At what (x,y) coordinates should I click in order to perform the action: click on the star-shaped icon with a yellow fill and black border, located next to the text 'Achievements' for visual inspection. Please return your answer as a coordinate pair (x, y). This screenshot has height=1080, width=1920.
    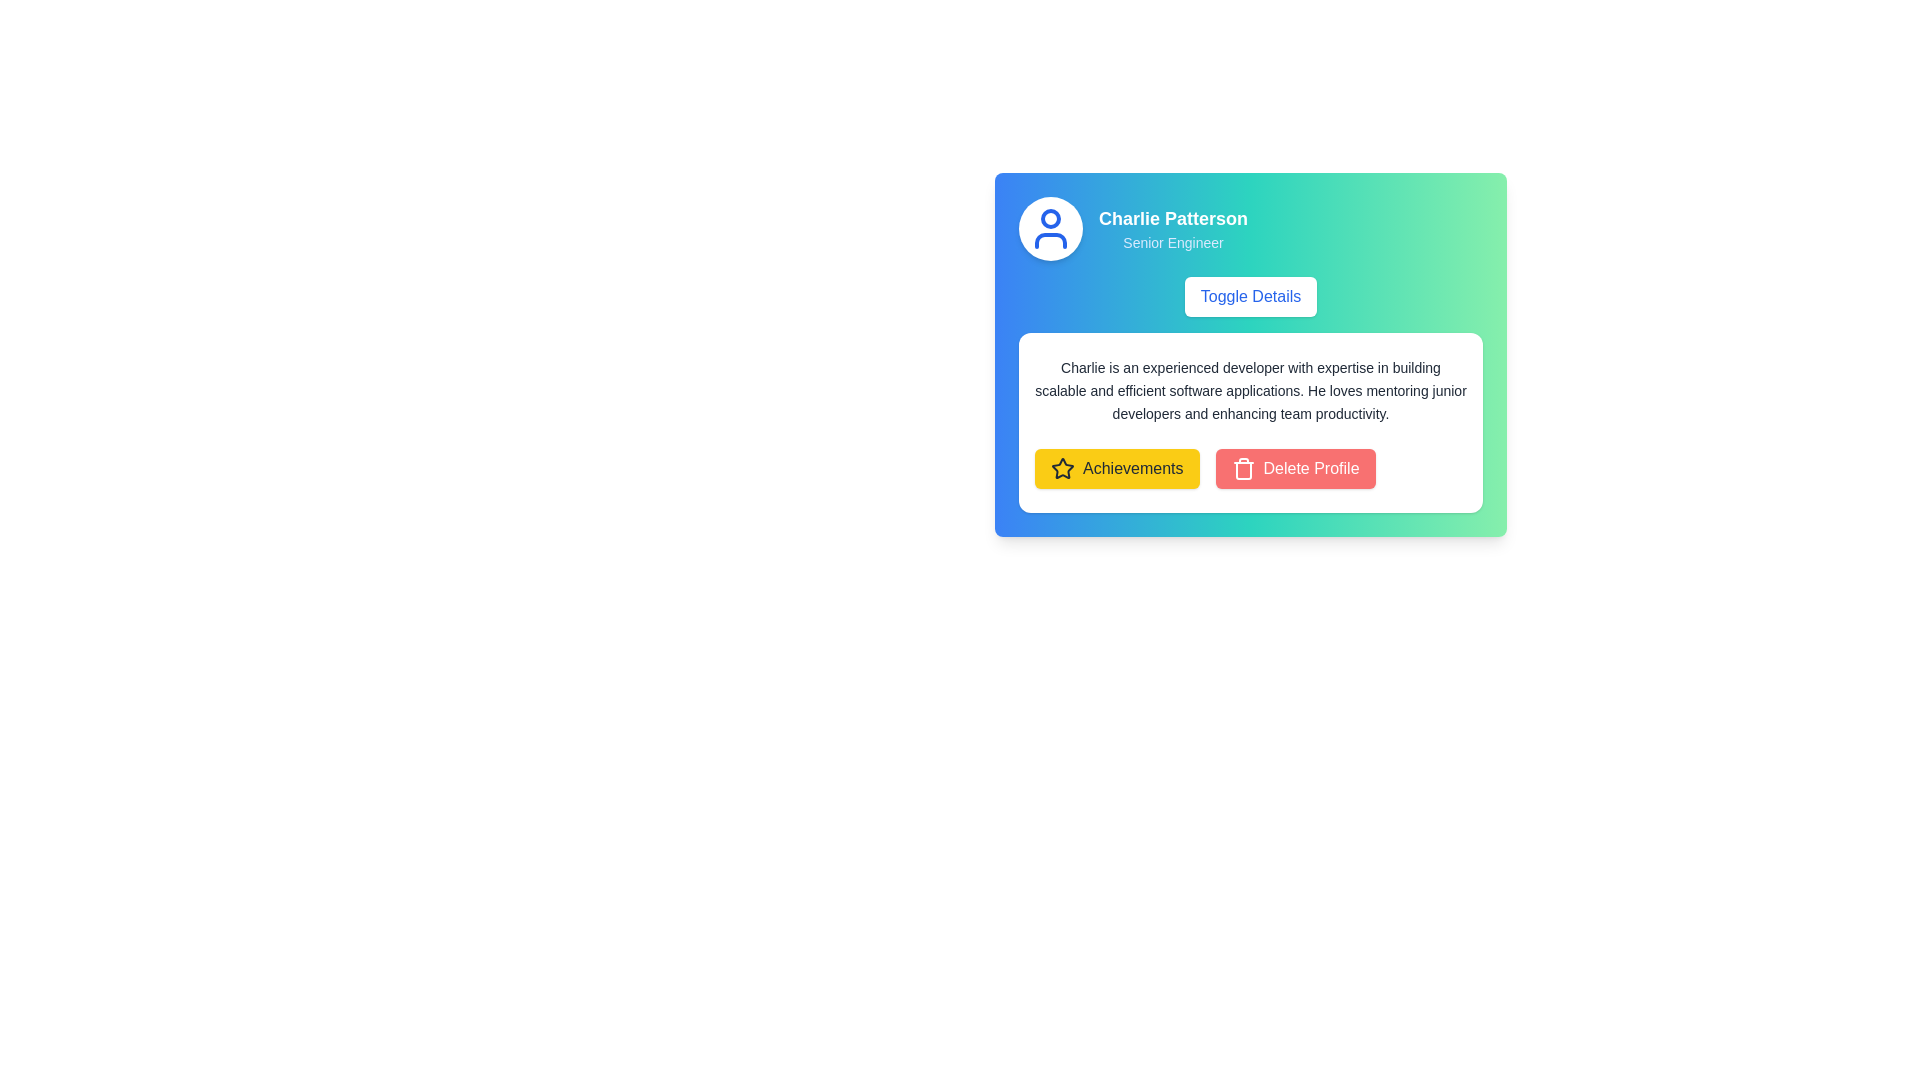
    Looking at the image, I should click on (1061, 469).